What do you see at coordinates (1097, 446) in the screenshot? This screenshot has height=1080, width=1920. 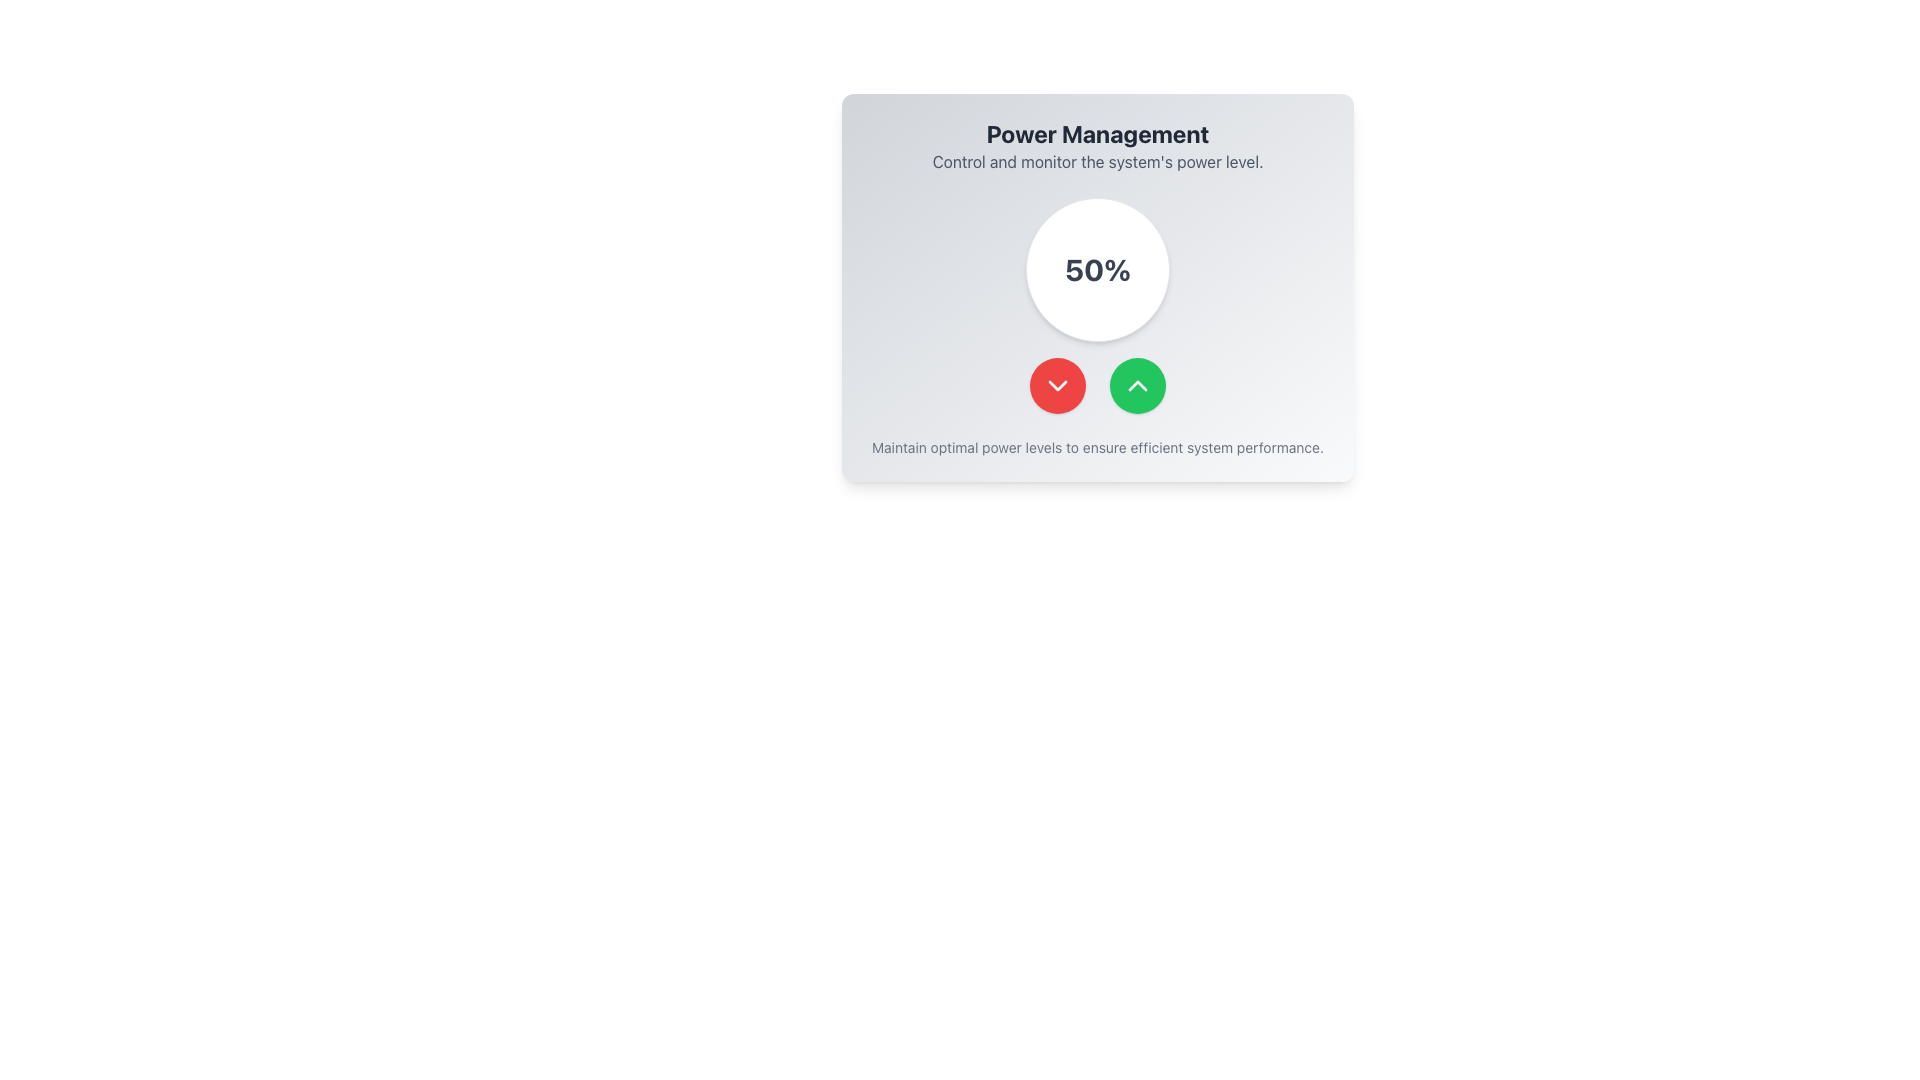 I see `the gray text element that is centrally aligned and serves as a note or guidance, located beneath other elements in the interface` at bounding box center [1097, 446].